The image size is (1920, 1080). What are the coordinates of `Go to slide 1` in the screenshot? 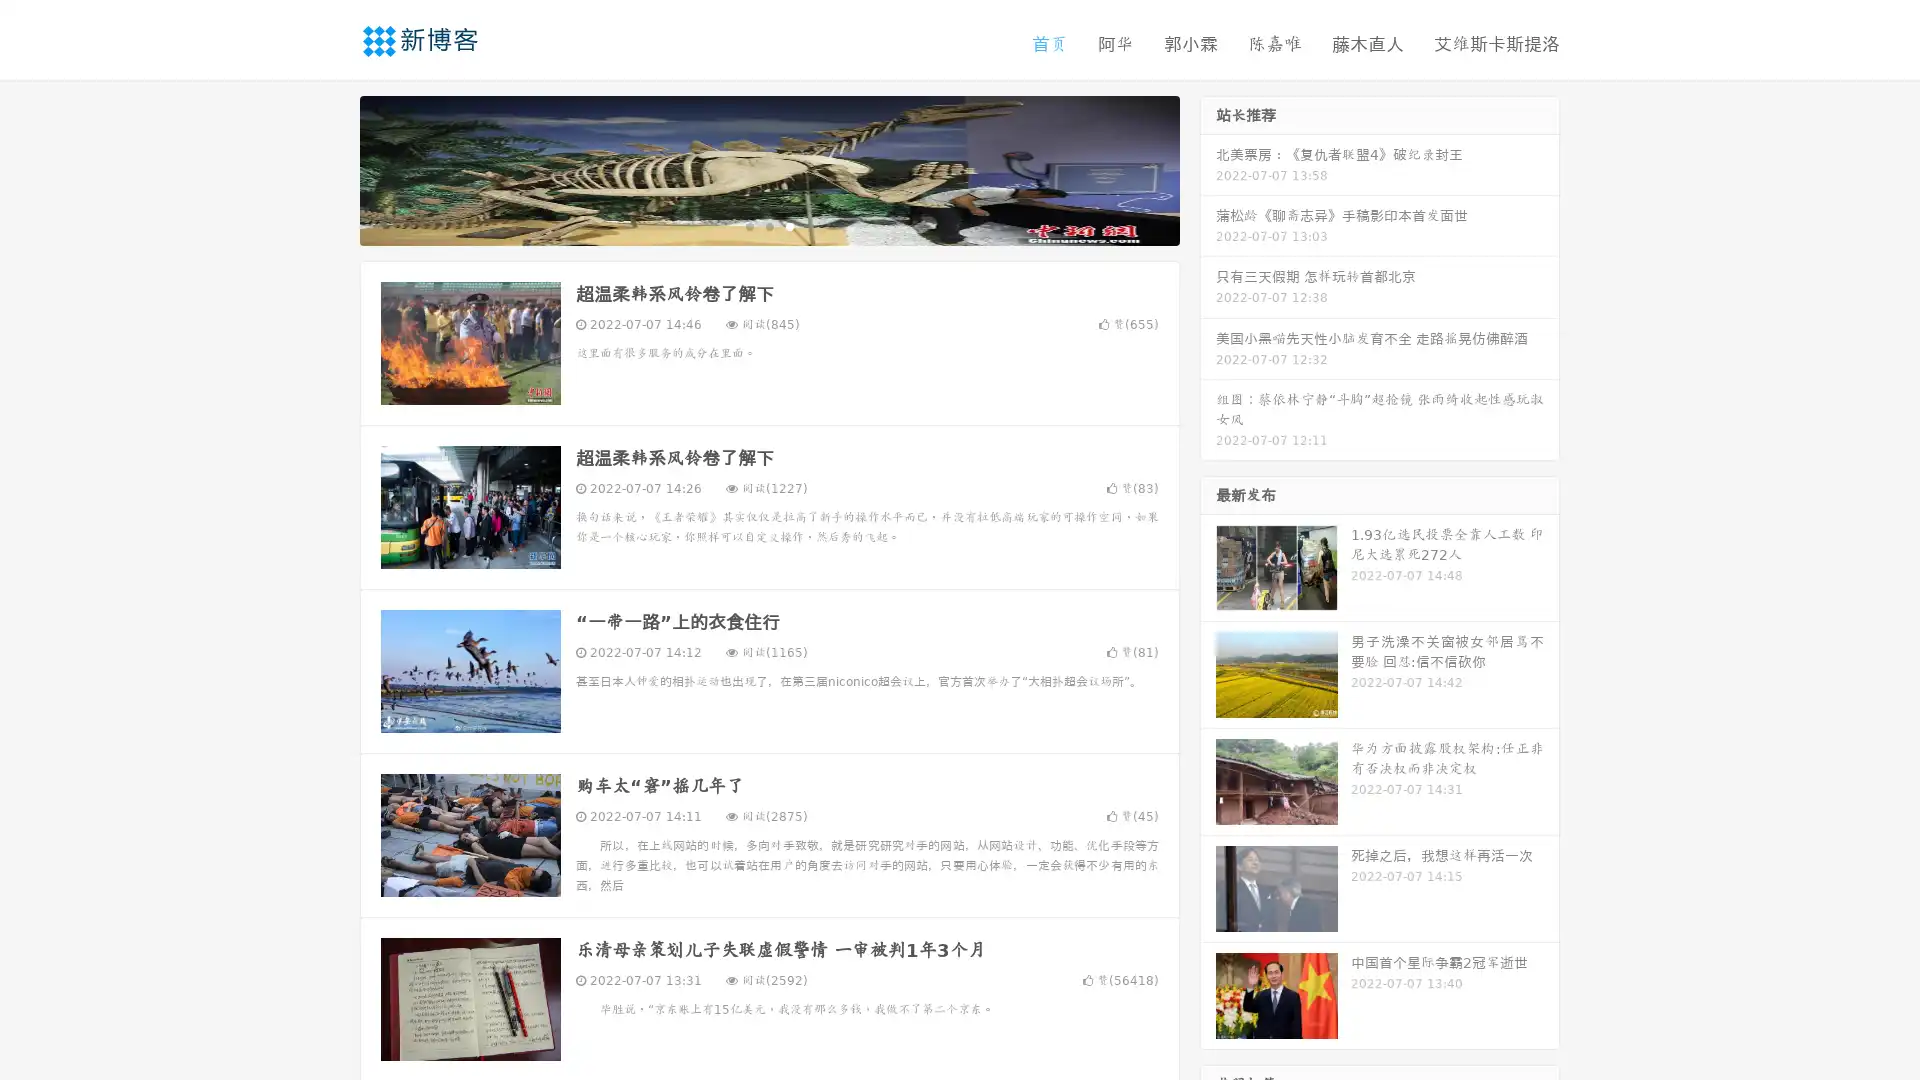 It's located at (748, 225).